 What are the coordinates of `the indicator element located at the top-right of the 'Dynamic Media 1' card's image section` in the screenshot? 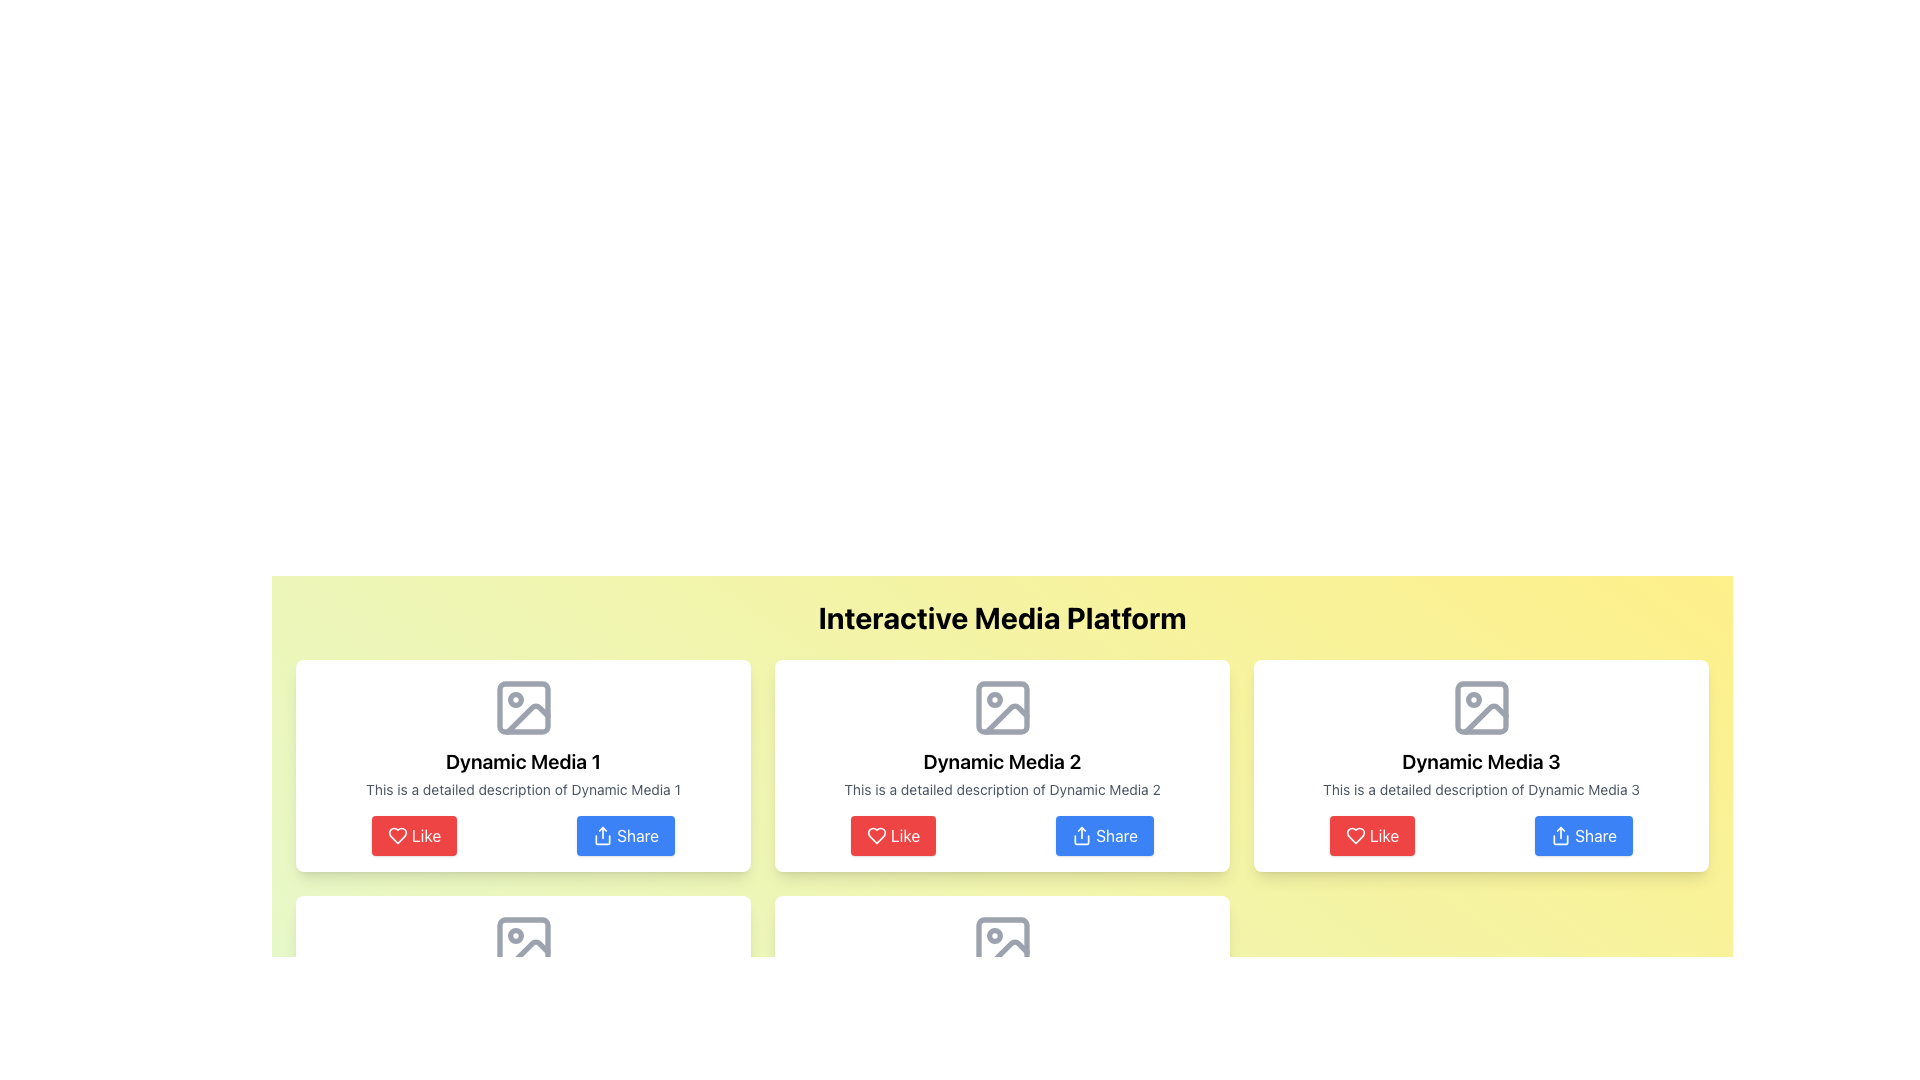 It's located at (515, 698).